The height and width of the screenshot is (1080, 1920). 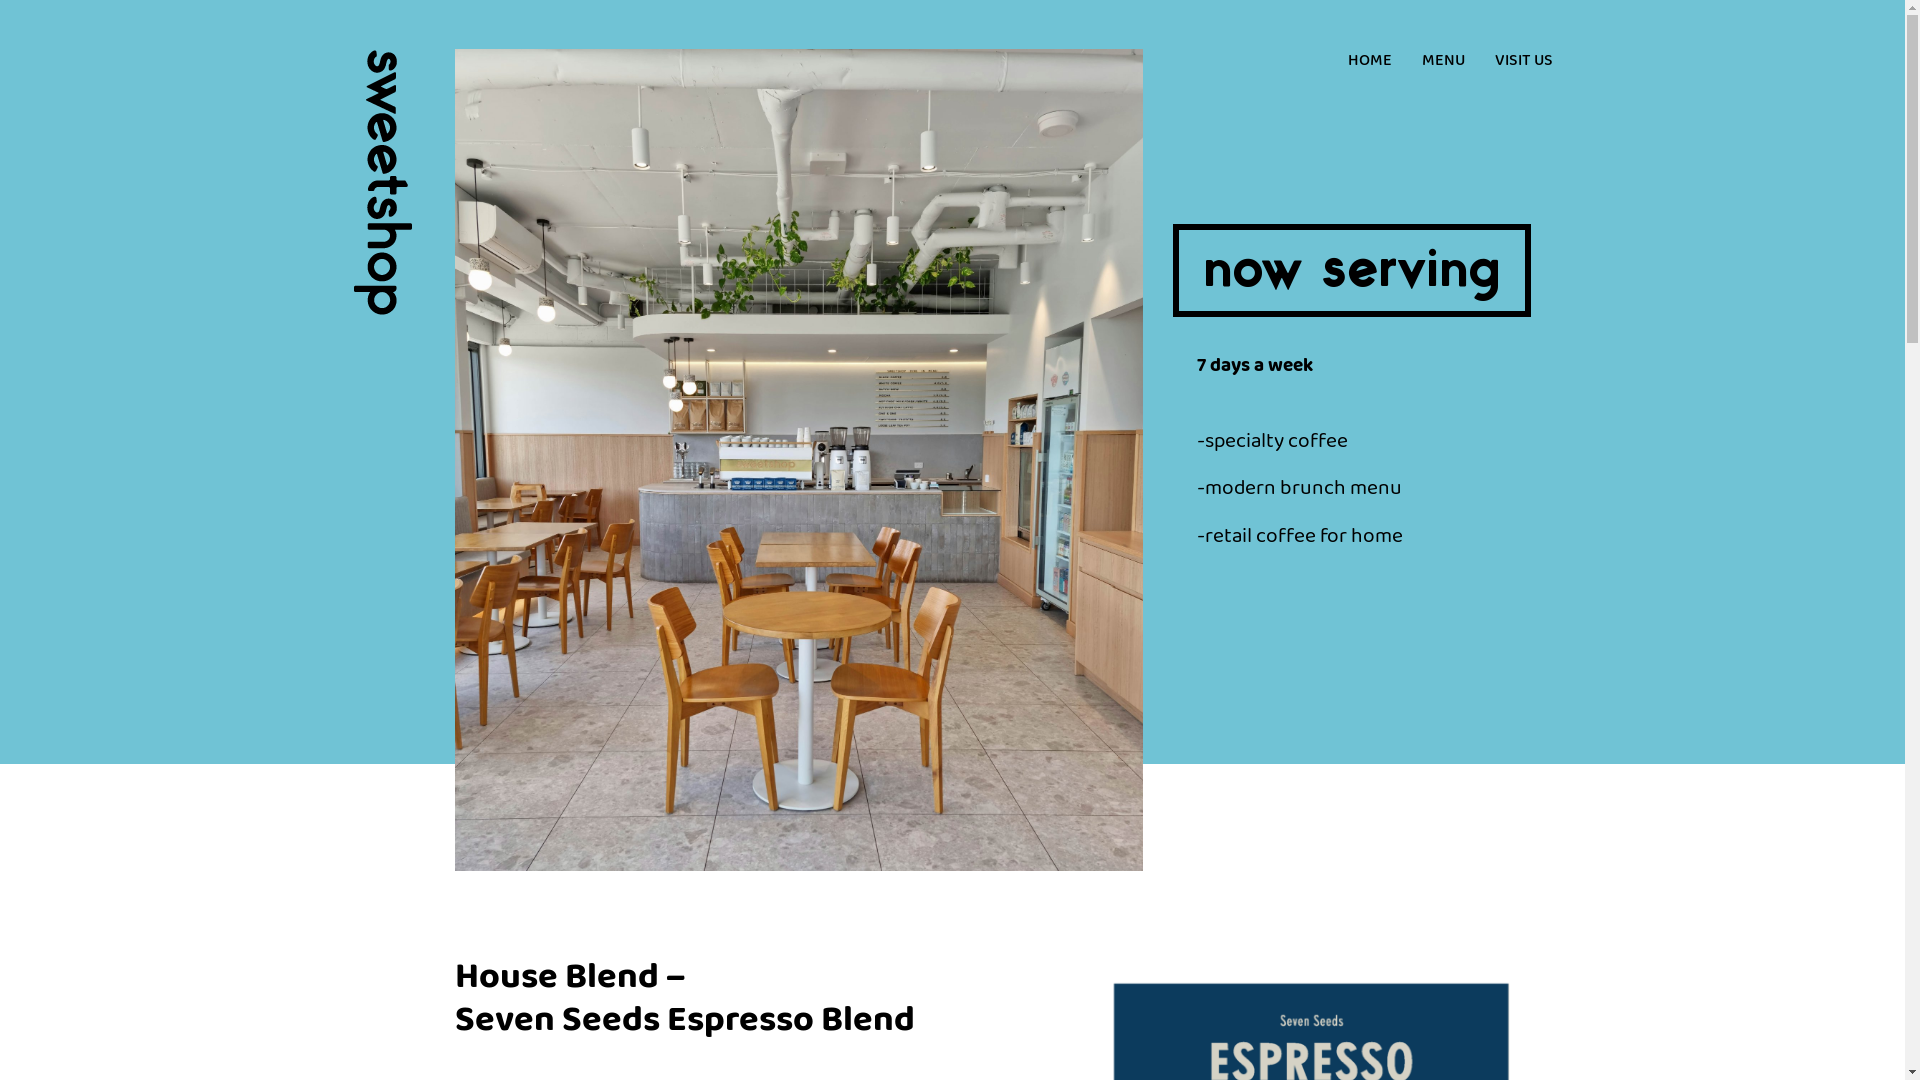 What do you see at coordinates (1521, 60) in the screenshot?
I see `'VISIT US'` at bounding box center [1521, 60].